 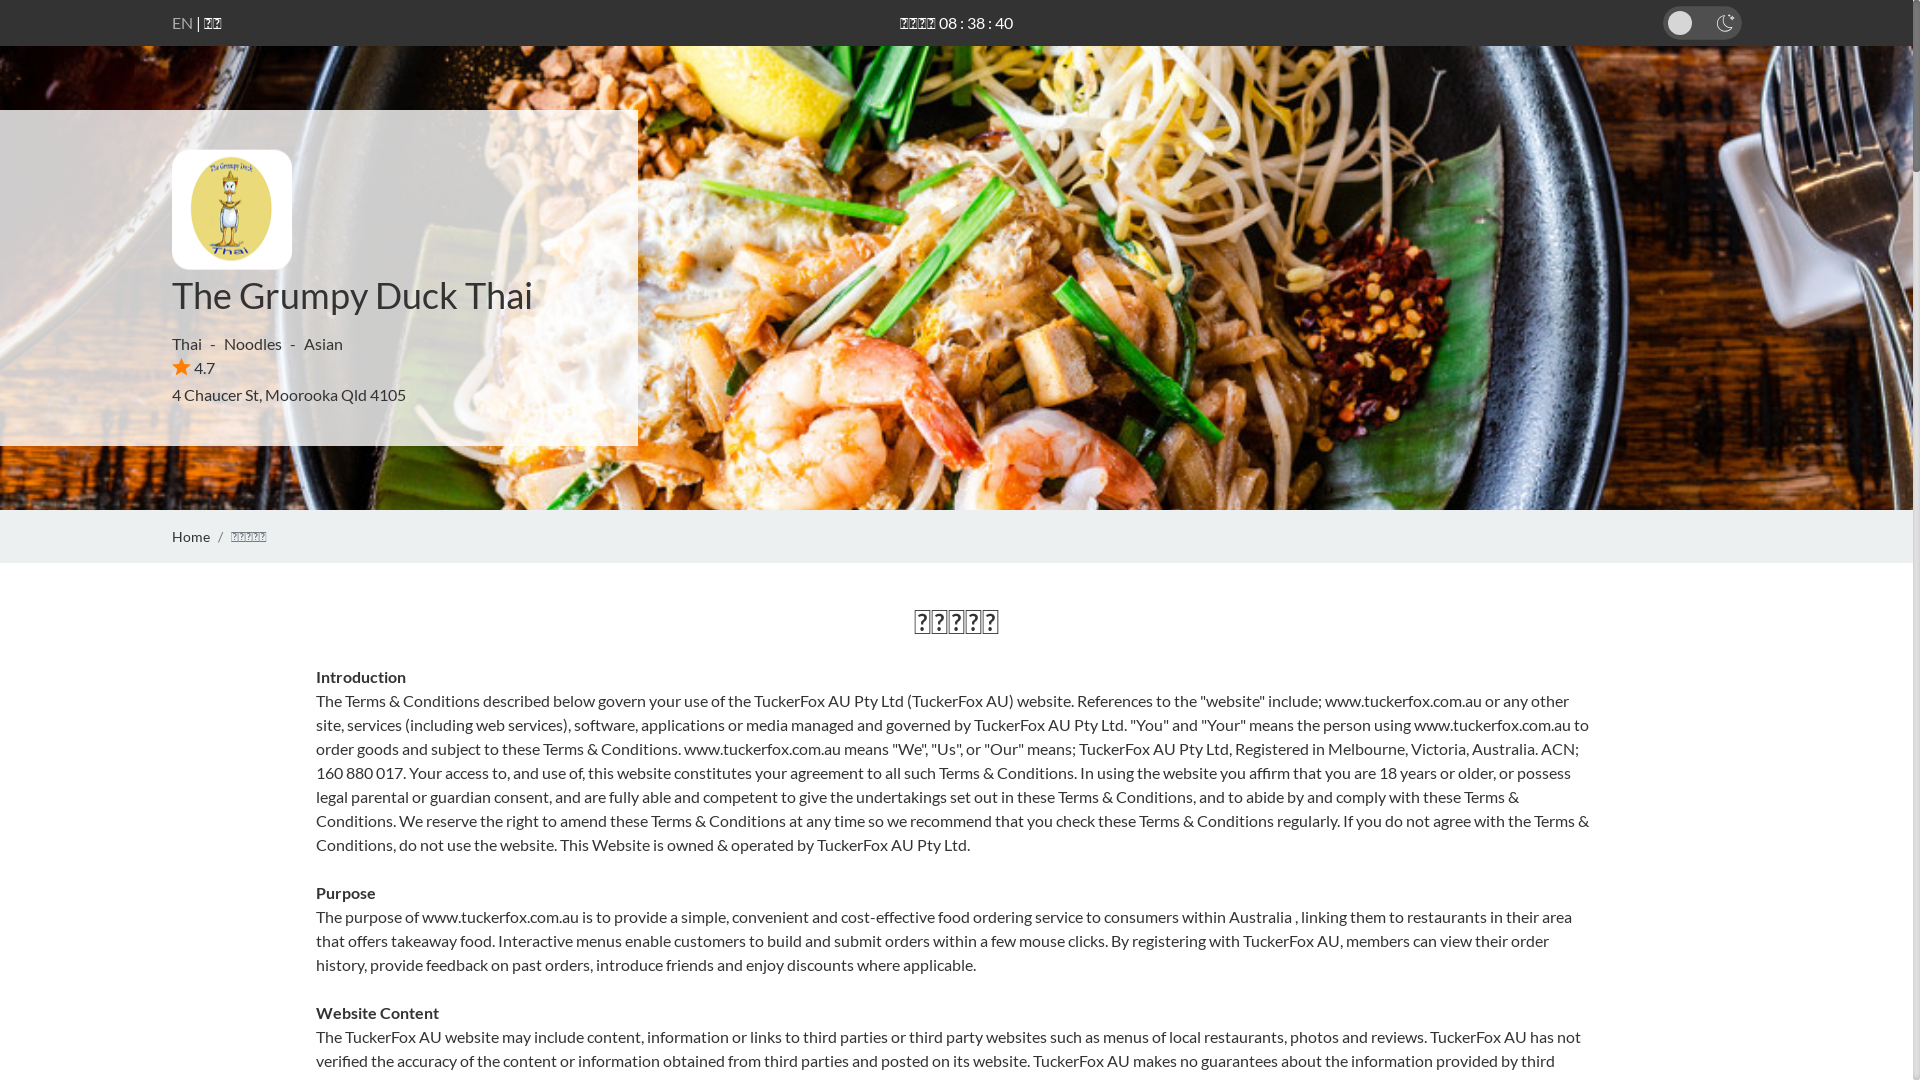 I want to click on '4.7', so click(x=172, y=367).